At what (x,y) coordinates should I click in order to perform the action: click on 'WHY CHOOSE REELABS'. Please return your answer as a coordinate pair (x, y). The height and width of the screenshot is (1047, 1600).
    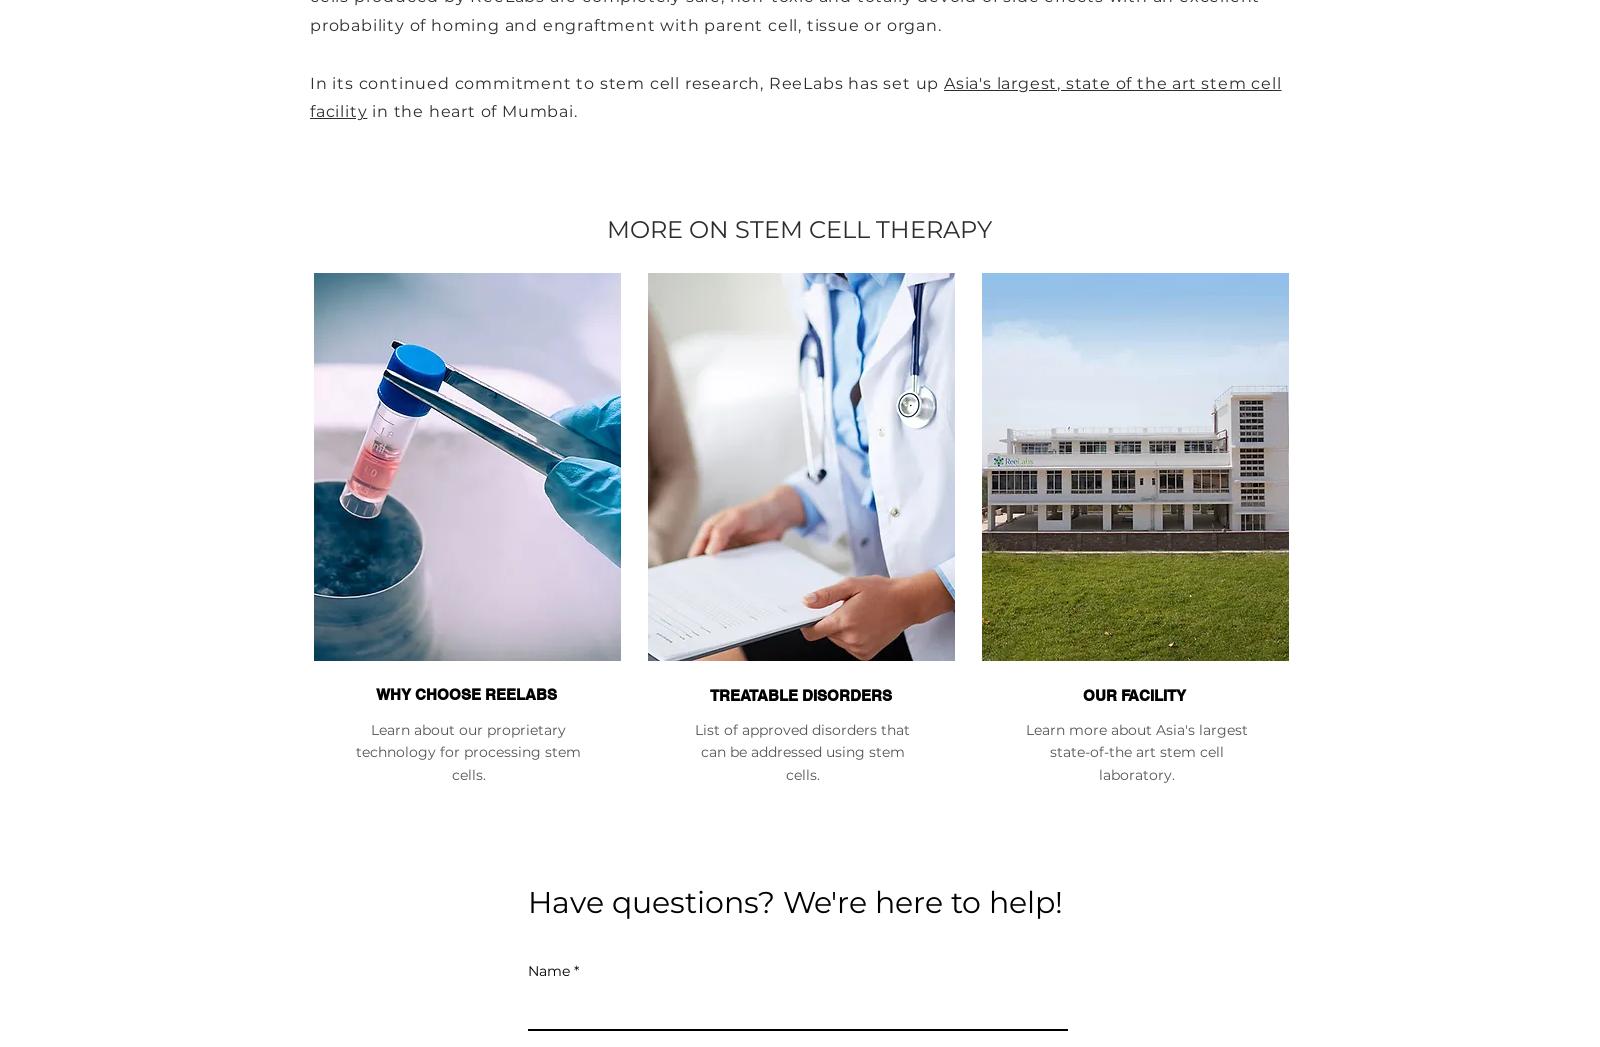
    Looking at the image, I should click on (465, 692).